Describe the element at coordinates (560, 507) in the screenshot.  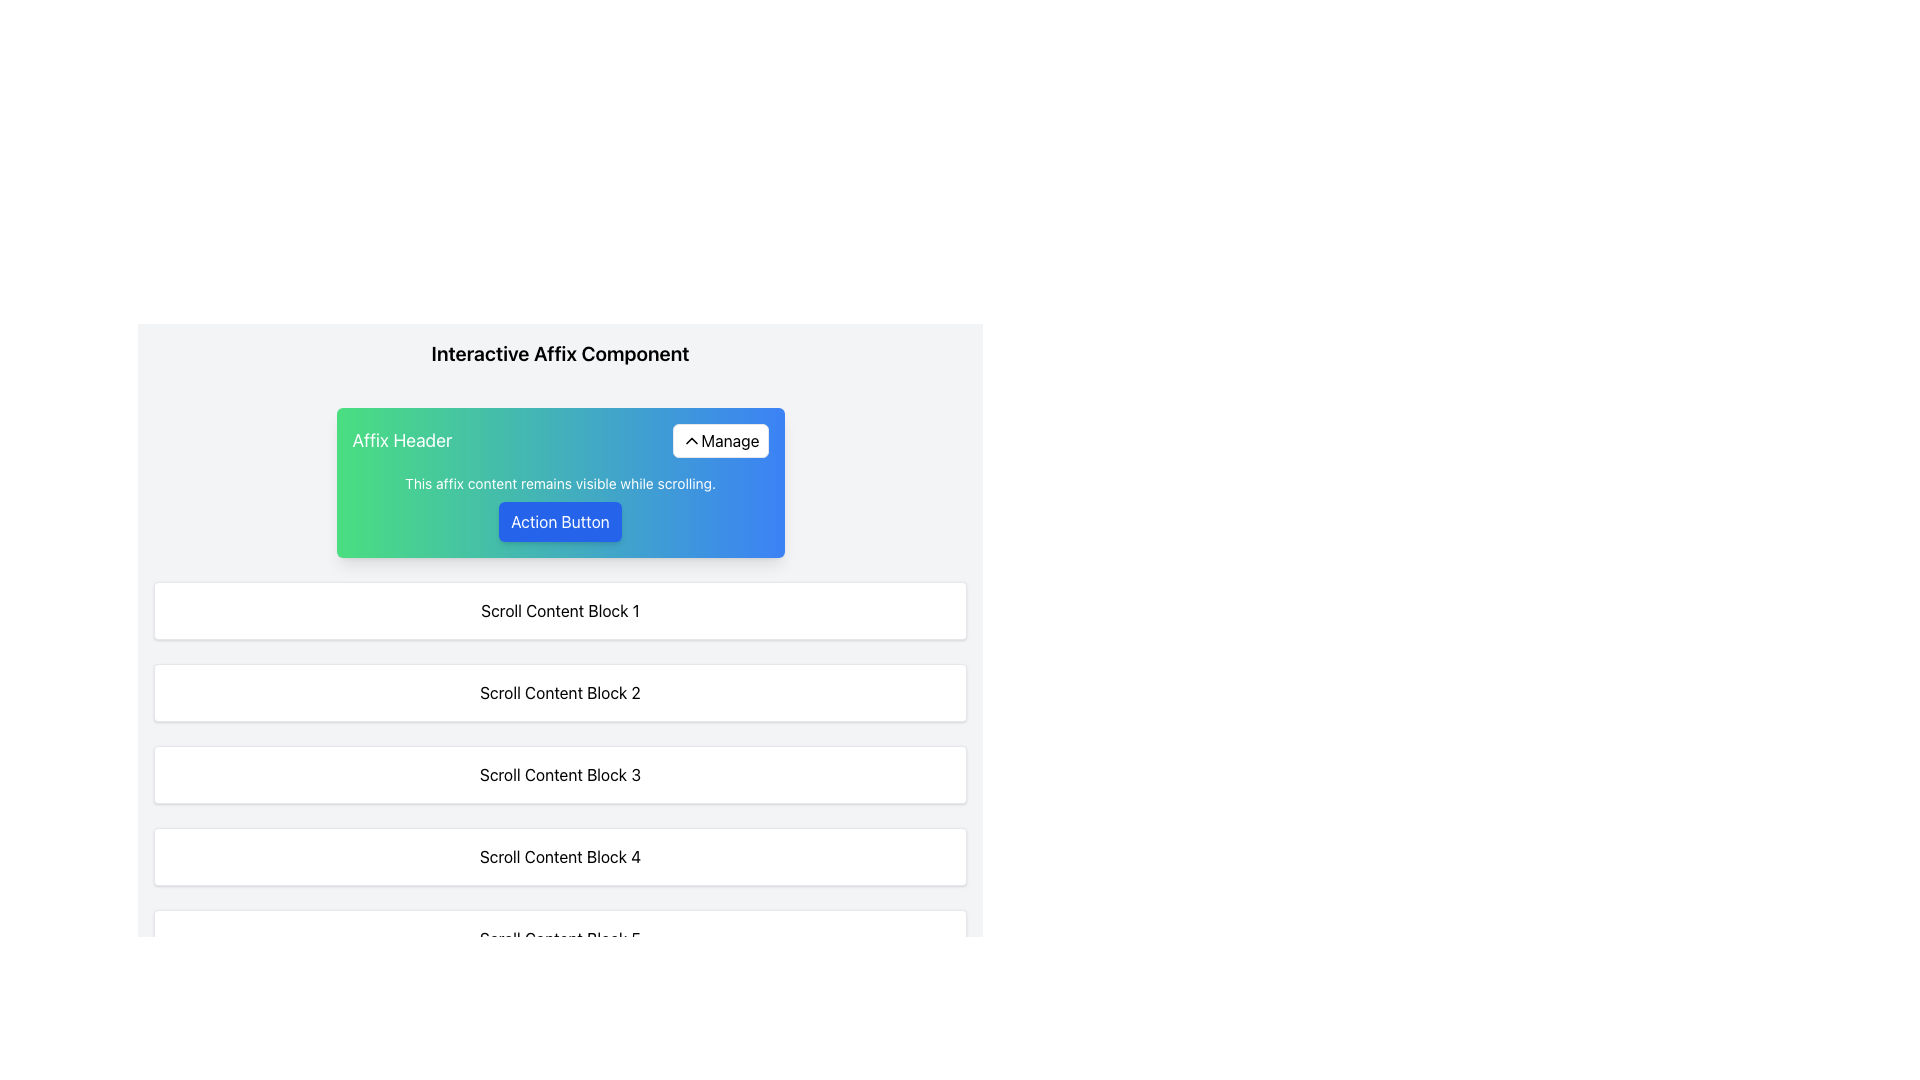
I see `the 'Action Button' located in the sticky header below the text 'Affix Header'` at that location.